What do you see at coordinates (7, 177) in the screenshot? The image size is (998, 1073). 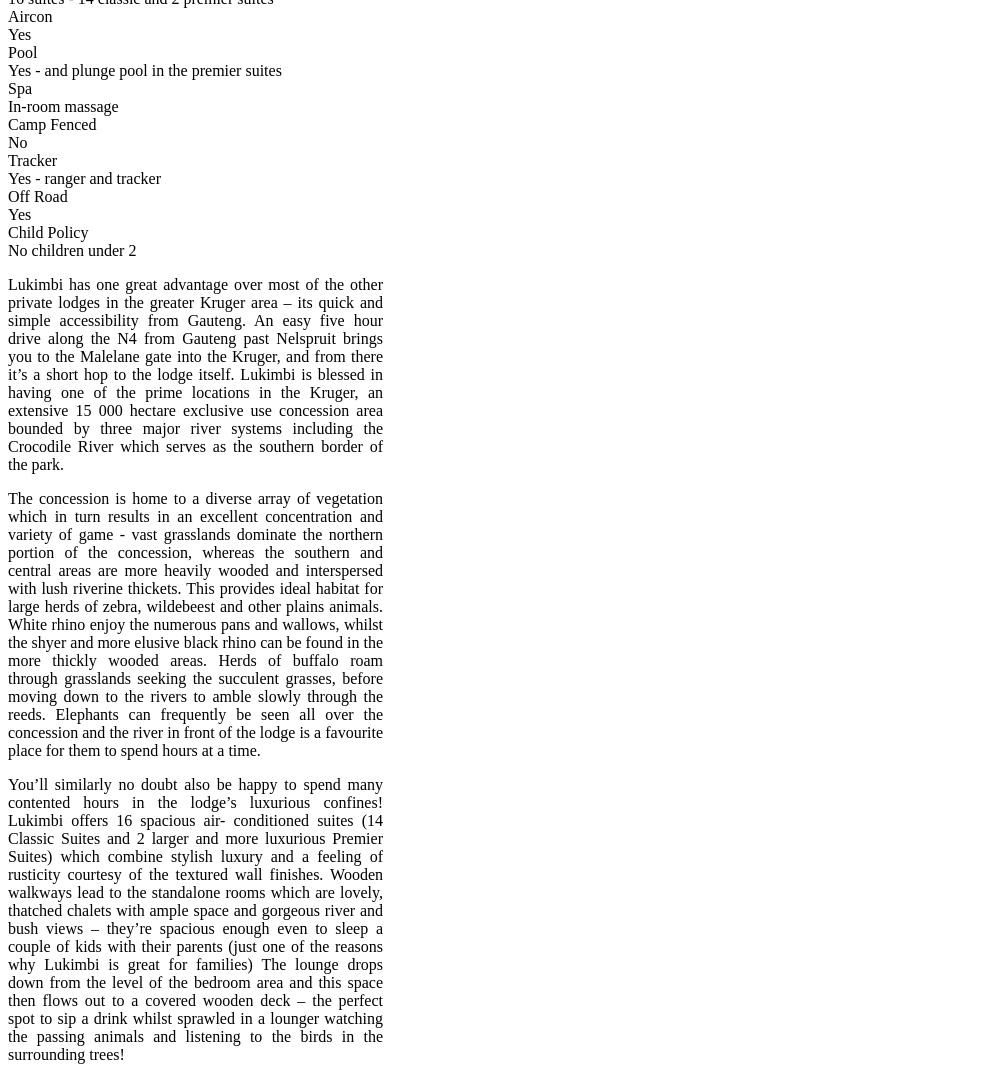 I see `'Yes - ranger and tracker'` at bounding box center [7, 177].